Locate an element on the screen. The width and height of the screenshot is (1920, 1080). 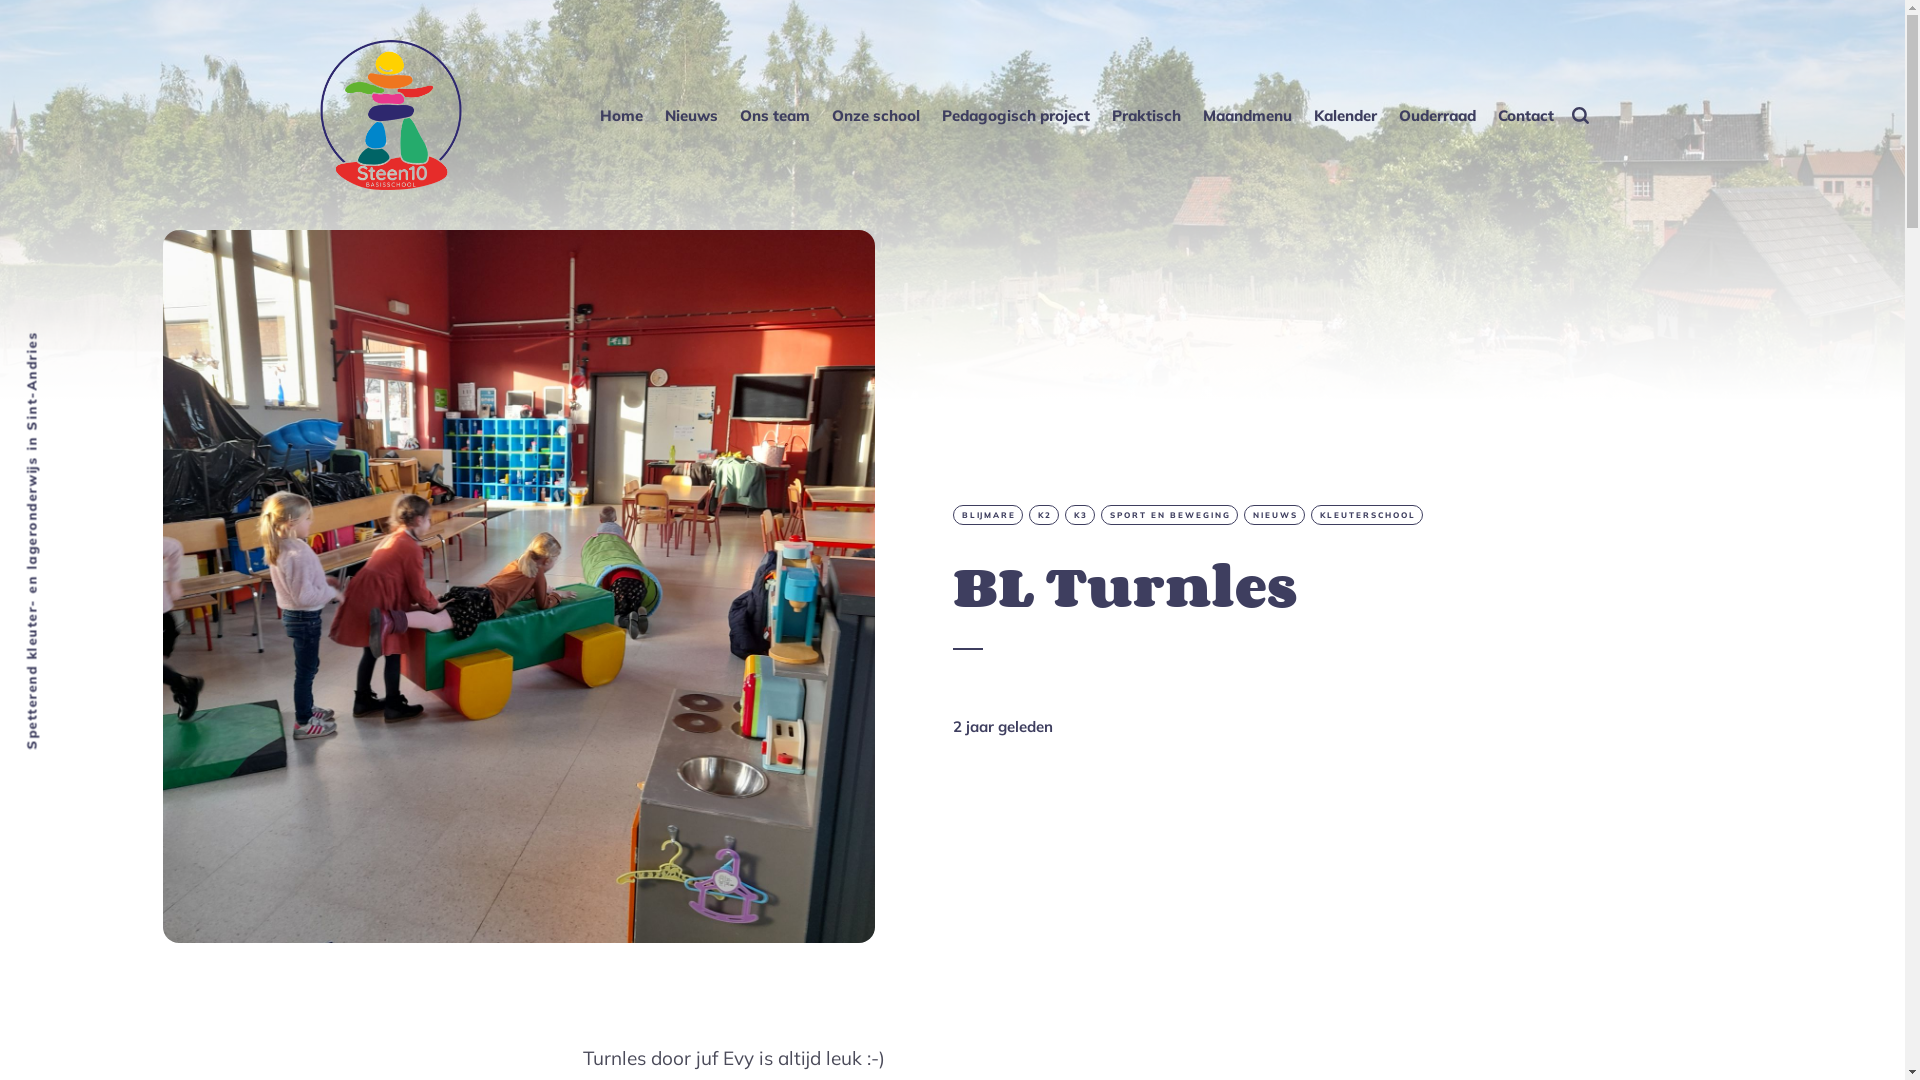
'Home' is located at coordinates (597, 114).